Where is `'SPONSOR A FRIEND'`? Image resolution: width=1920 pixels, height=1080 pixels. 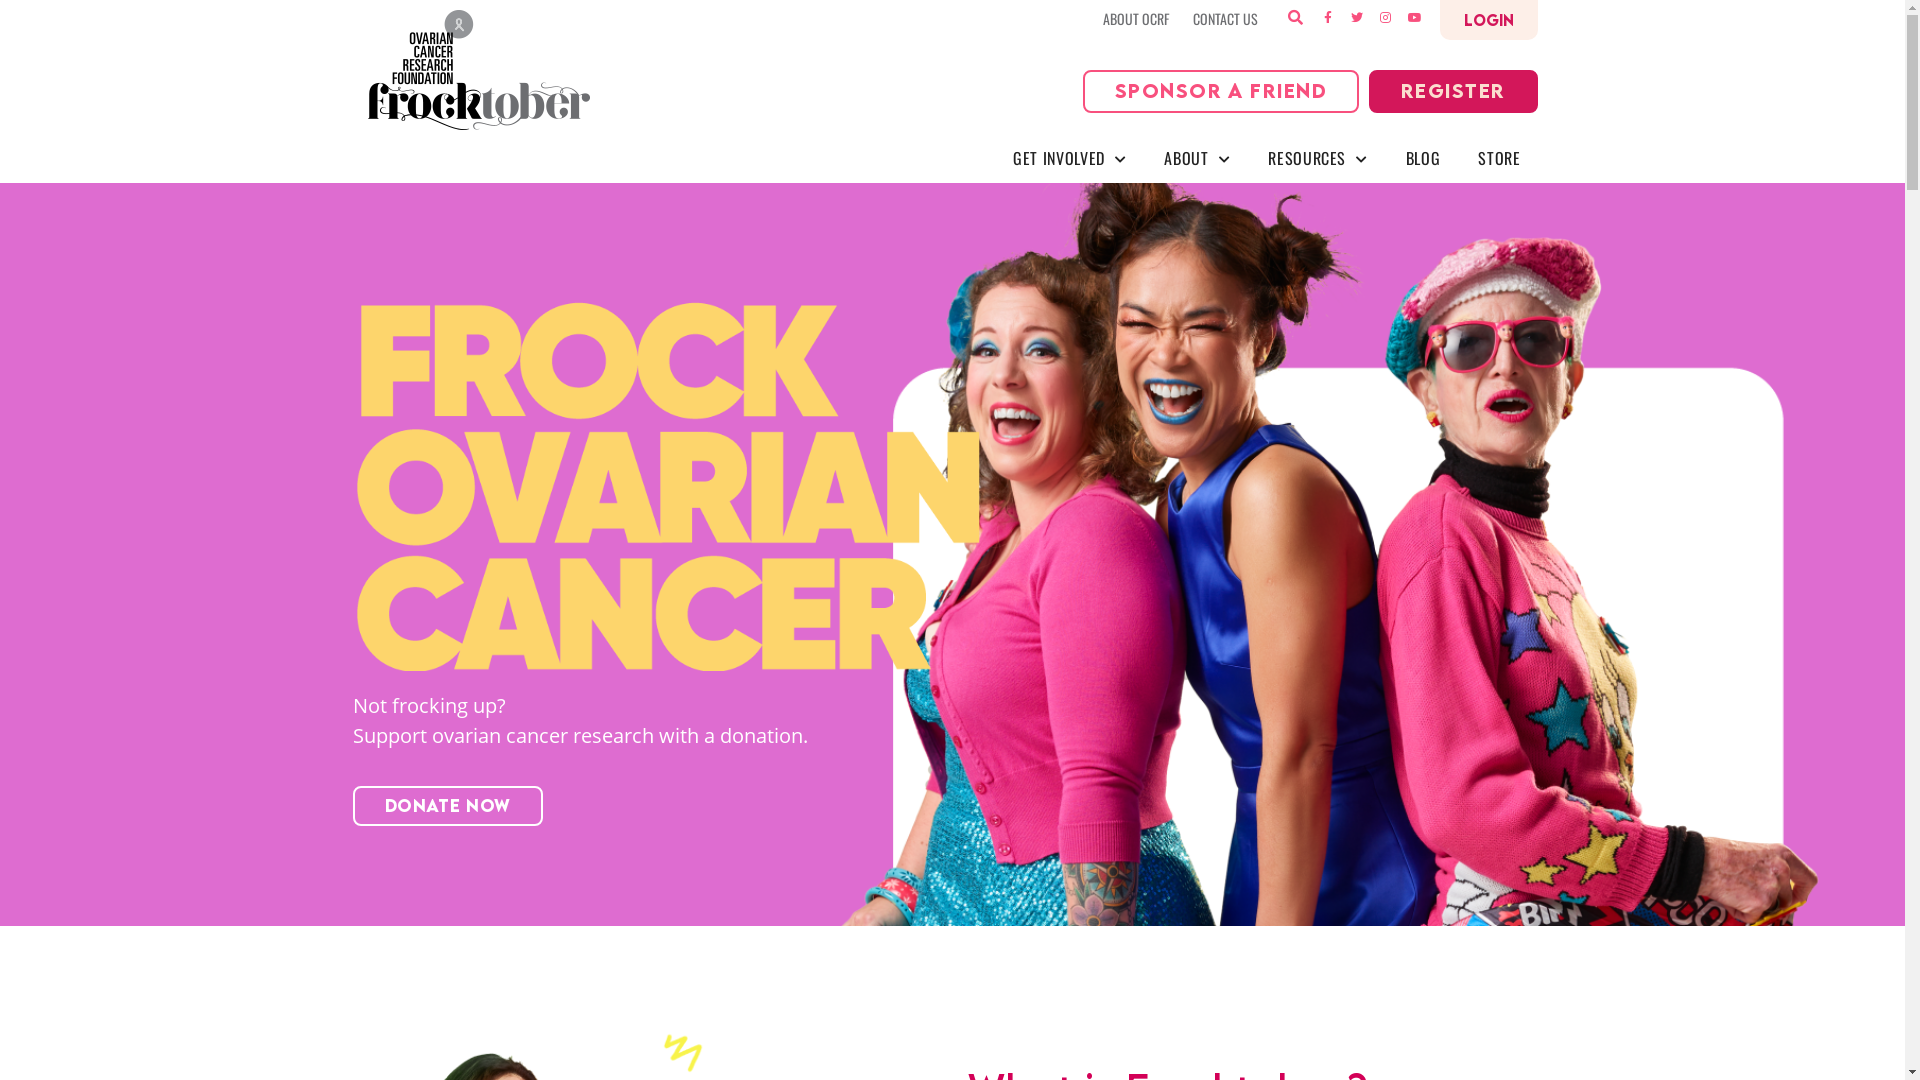
'SPONSOR A FRIEND' is located at coordinates (1219, 91).